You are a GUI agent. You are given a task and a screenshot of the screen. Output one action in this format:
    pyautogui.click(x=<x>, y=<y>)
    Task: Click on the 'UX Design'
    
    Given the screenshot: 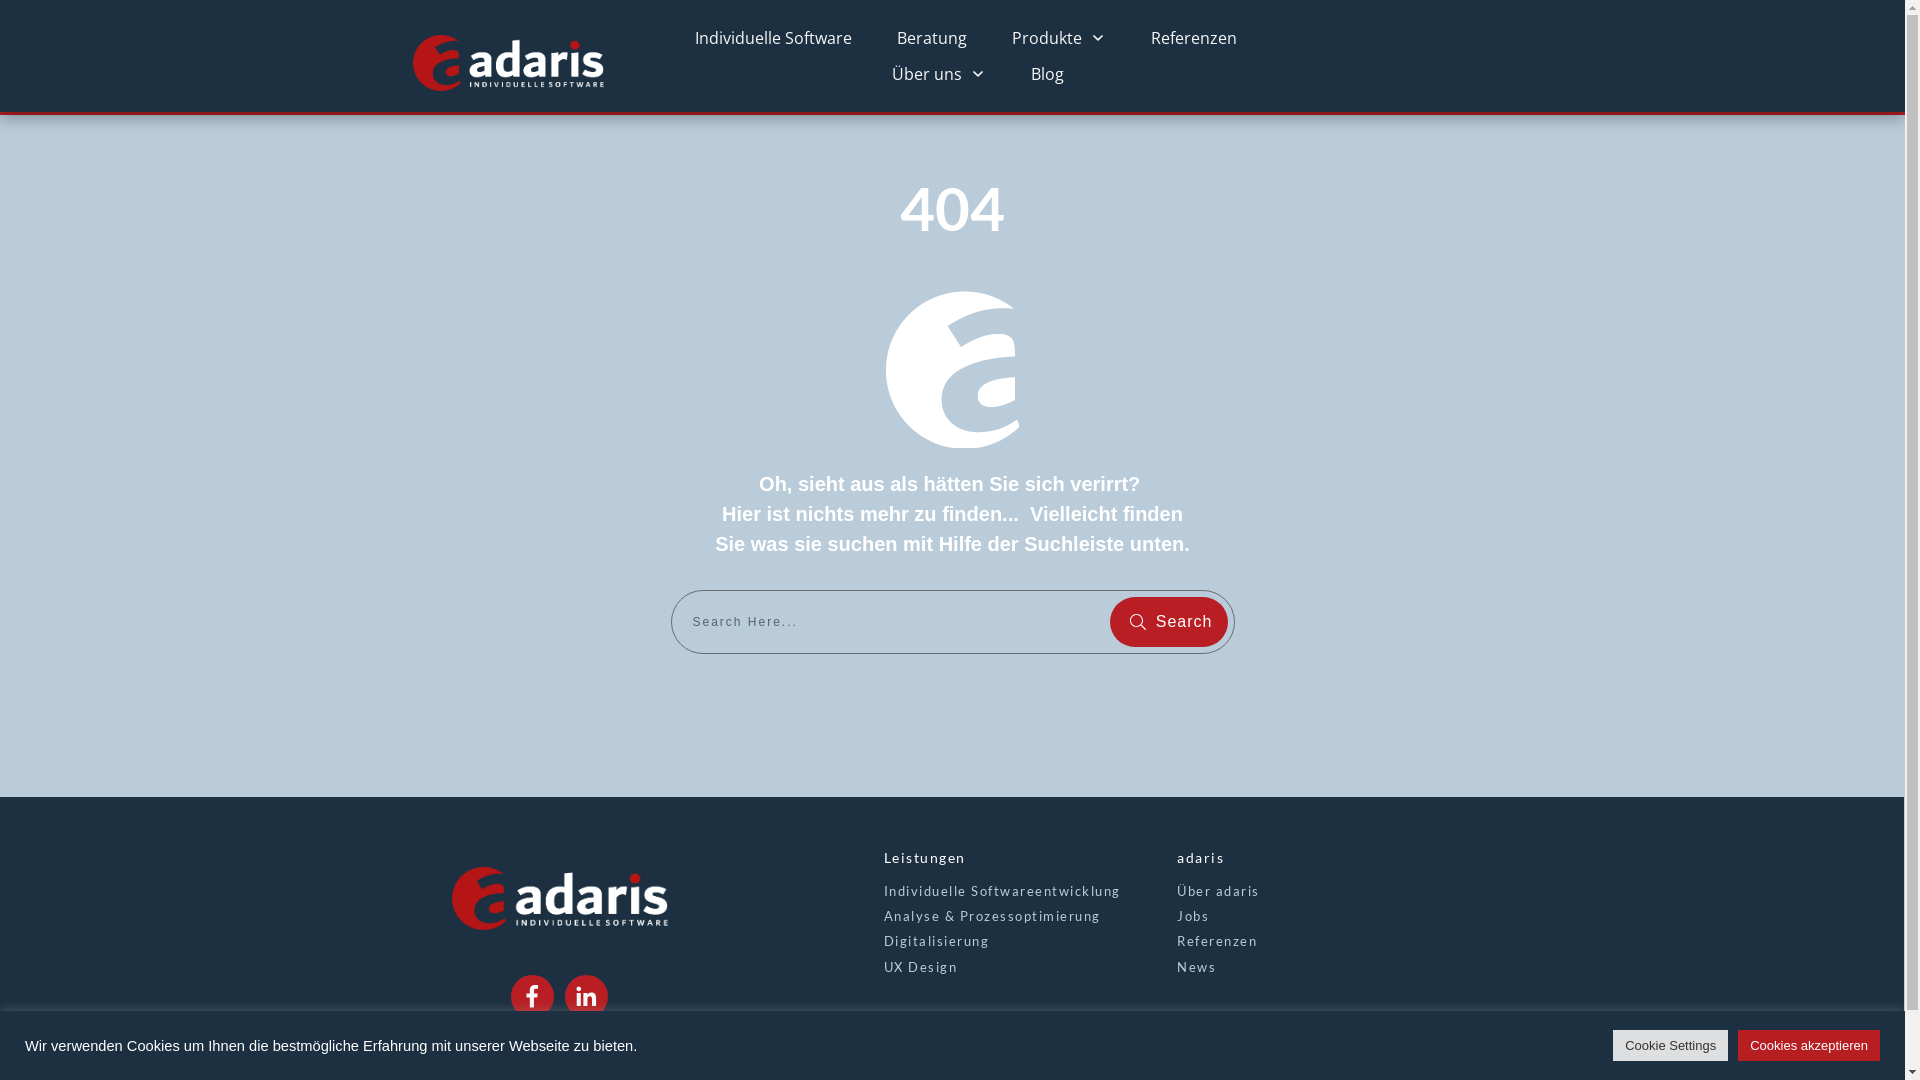 What is the action you would take?
    pyautogui.click(x=920, y=966)
    